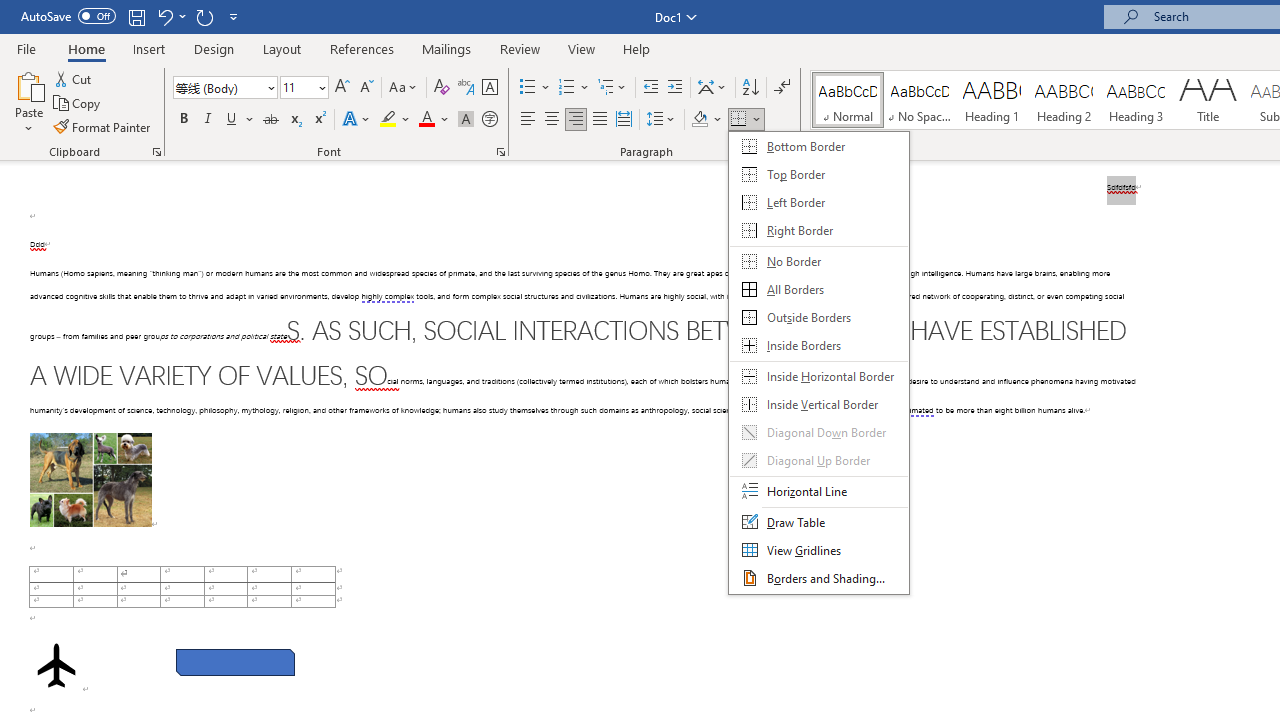 This screenshot has height=720, width=1280. I want to click on 'Bullets', so click(535, 86).